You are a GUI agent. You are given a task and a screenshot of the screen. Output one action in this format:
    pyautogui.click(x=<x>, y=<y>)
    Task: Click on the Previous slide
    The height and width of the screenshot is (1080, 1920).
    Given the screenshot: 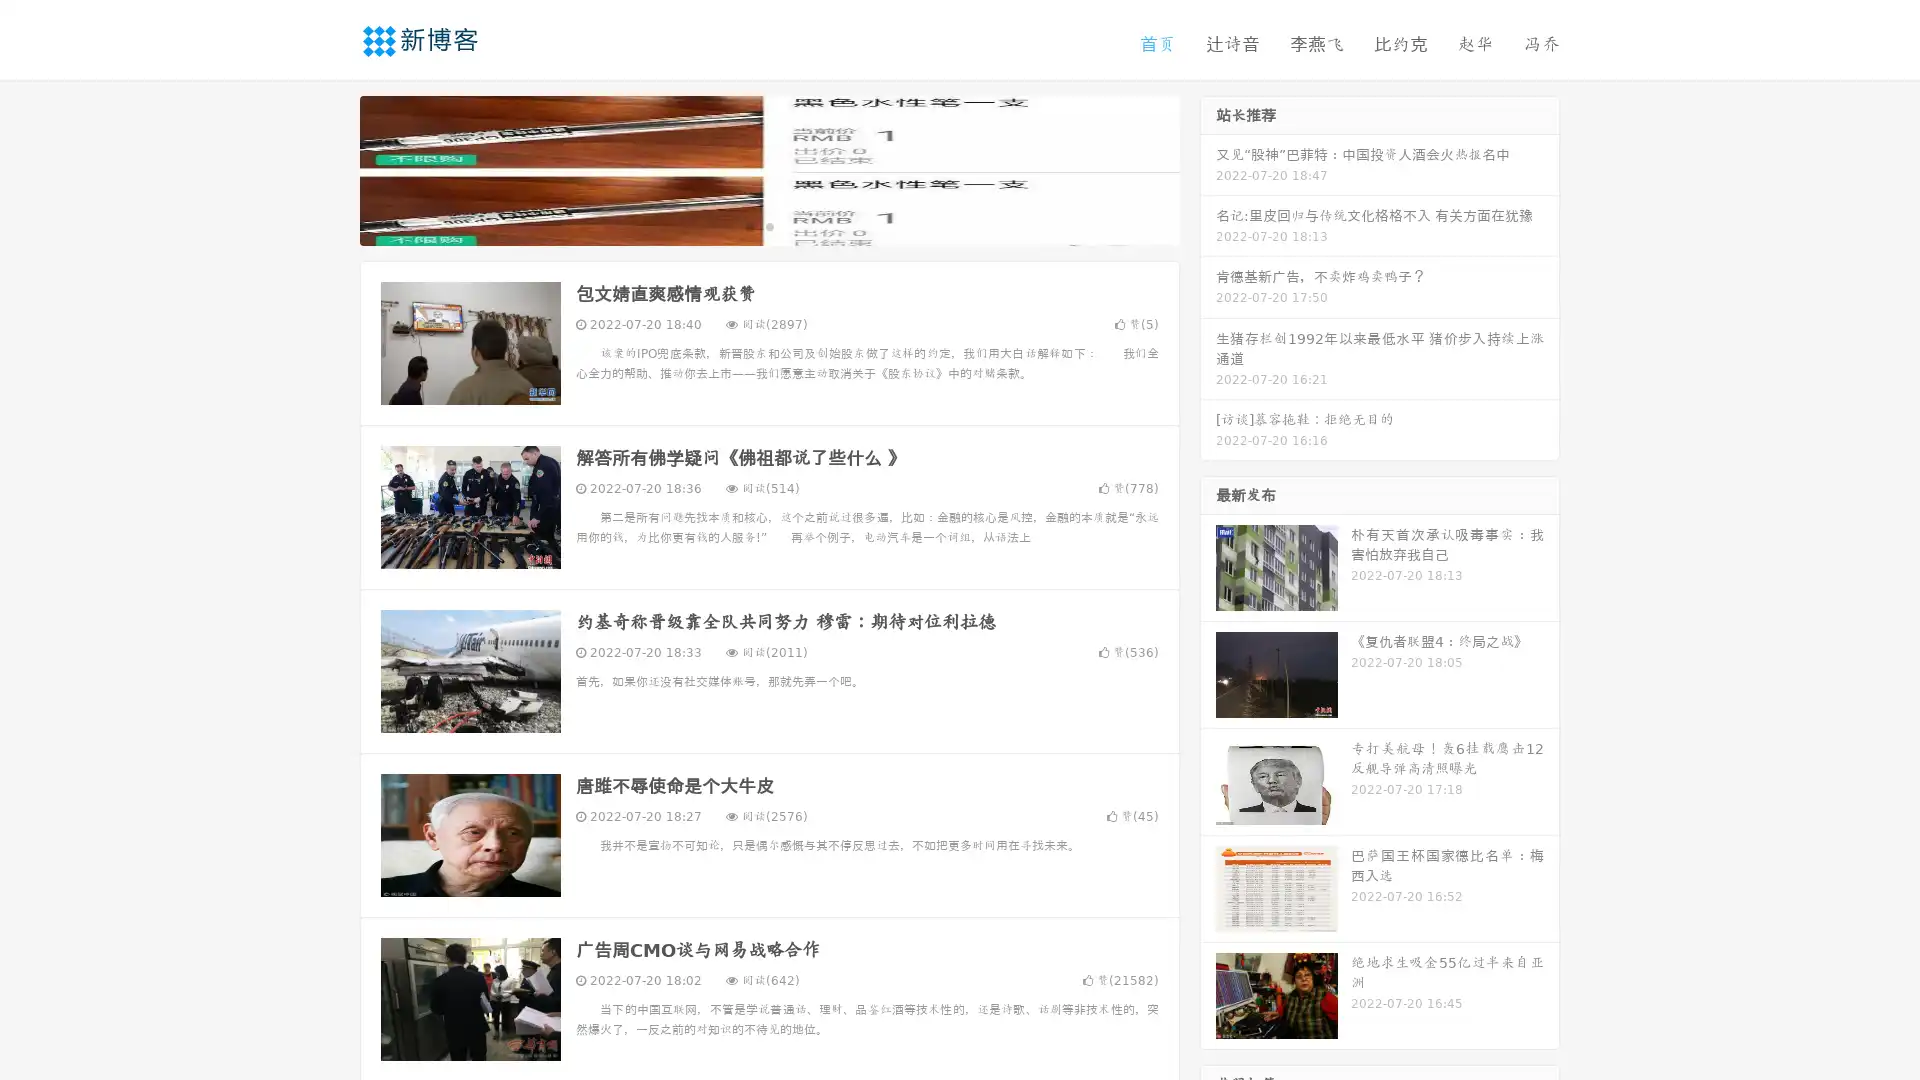 What is the action you would take?
    pyautogui.click(x=330, y=168)
    